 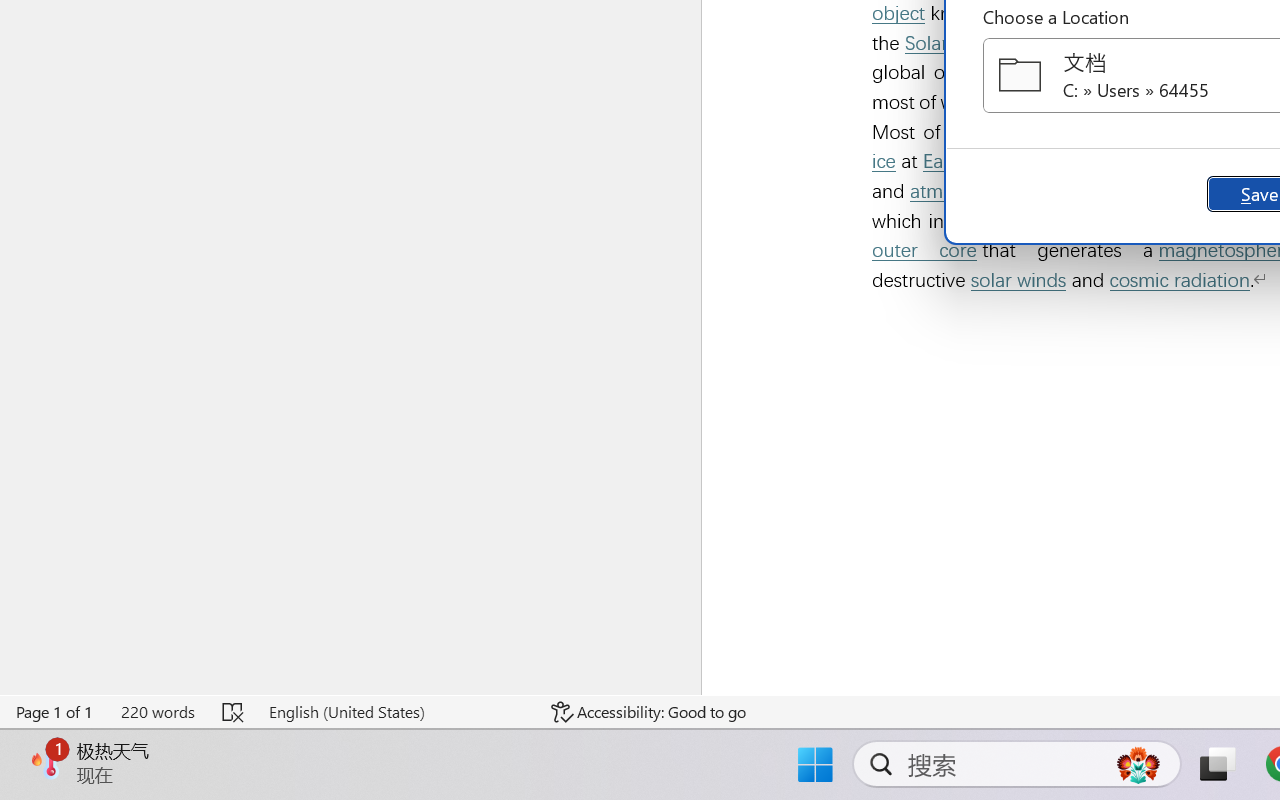 I want to click on 'Spelling and Grammar Check Errors', so click(x=234, y=711).